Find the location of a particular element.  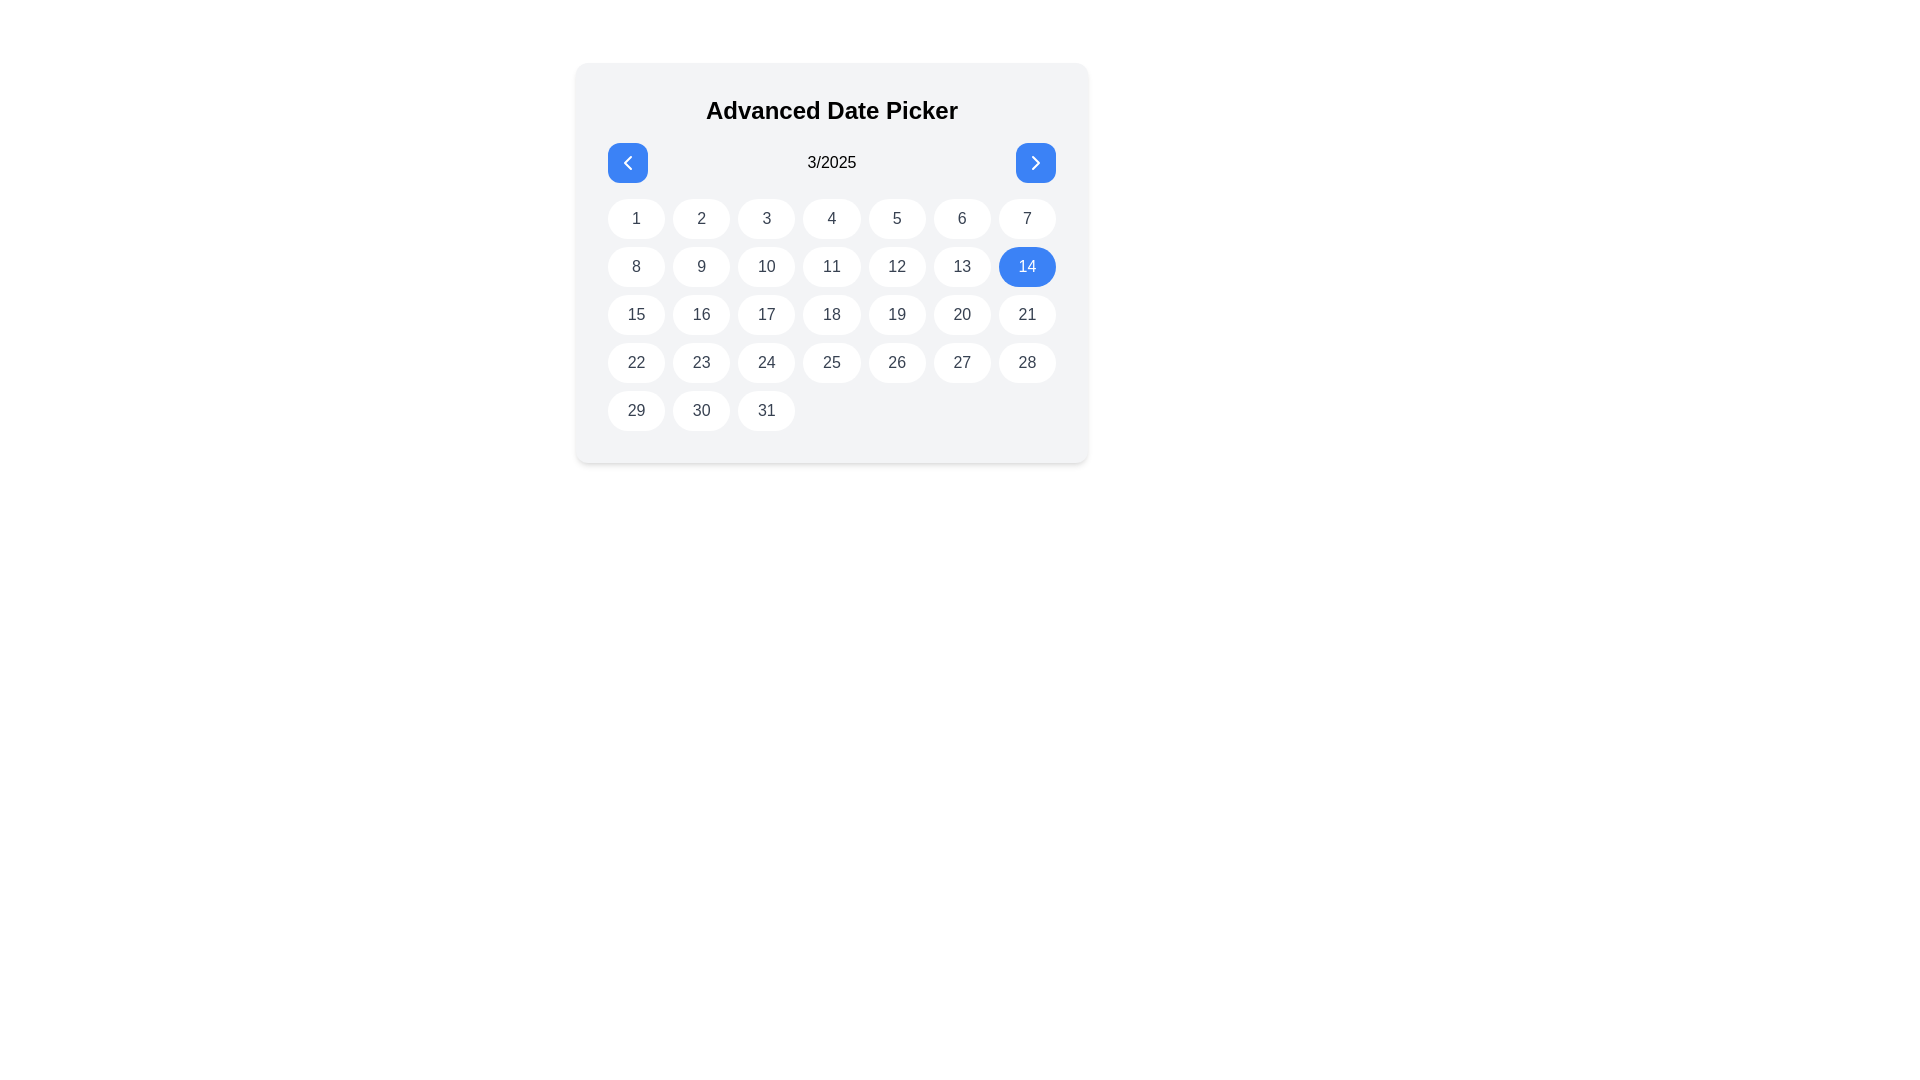

the rounded rectangular button displaying the number '18' in the date picker interface is located at coordinates (831, 315).